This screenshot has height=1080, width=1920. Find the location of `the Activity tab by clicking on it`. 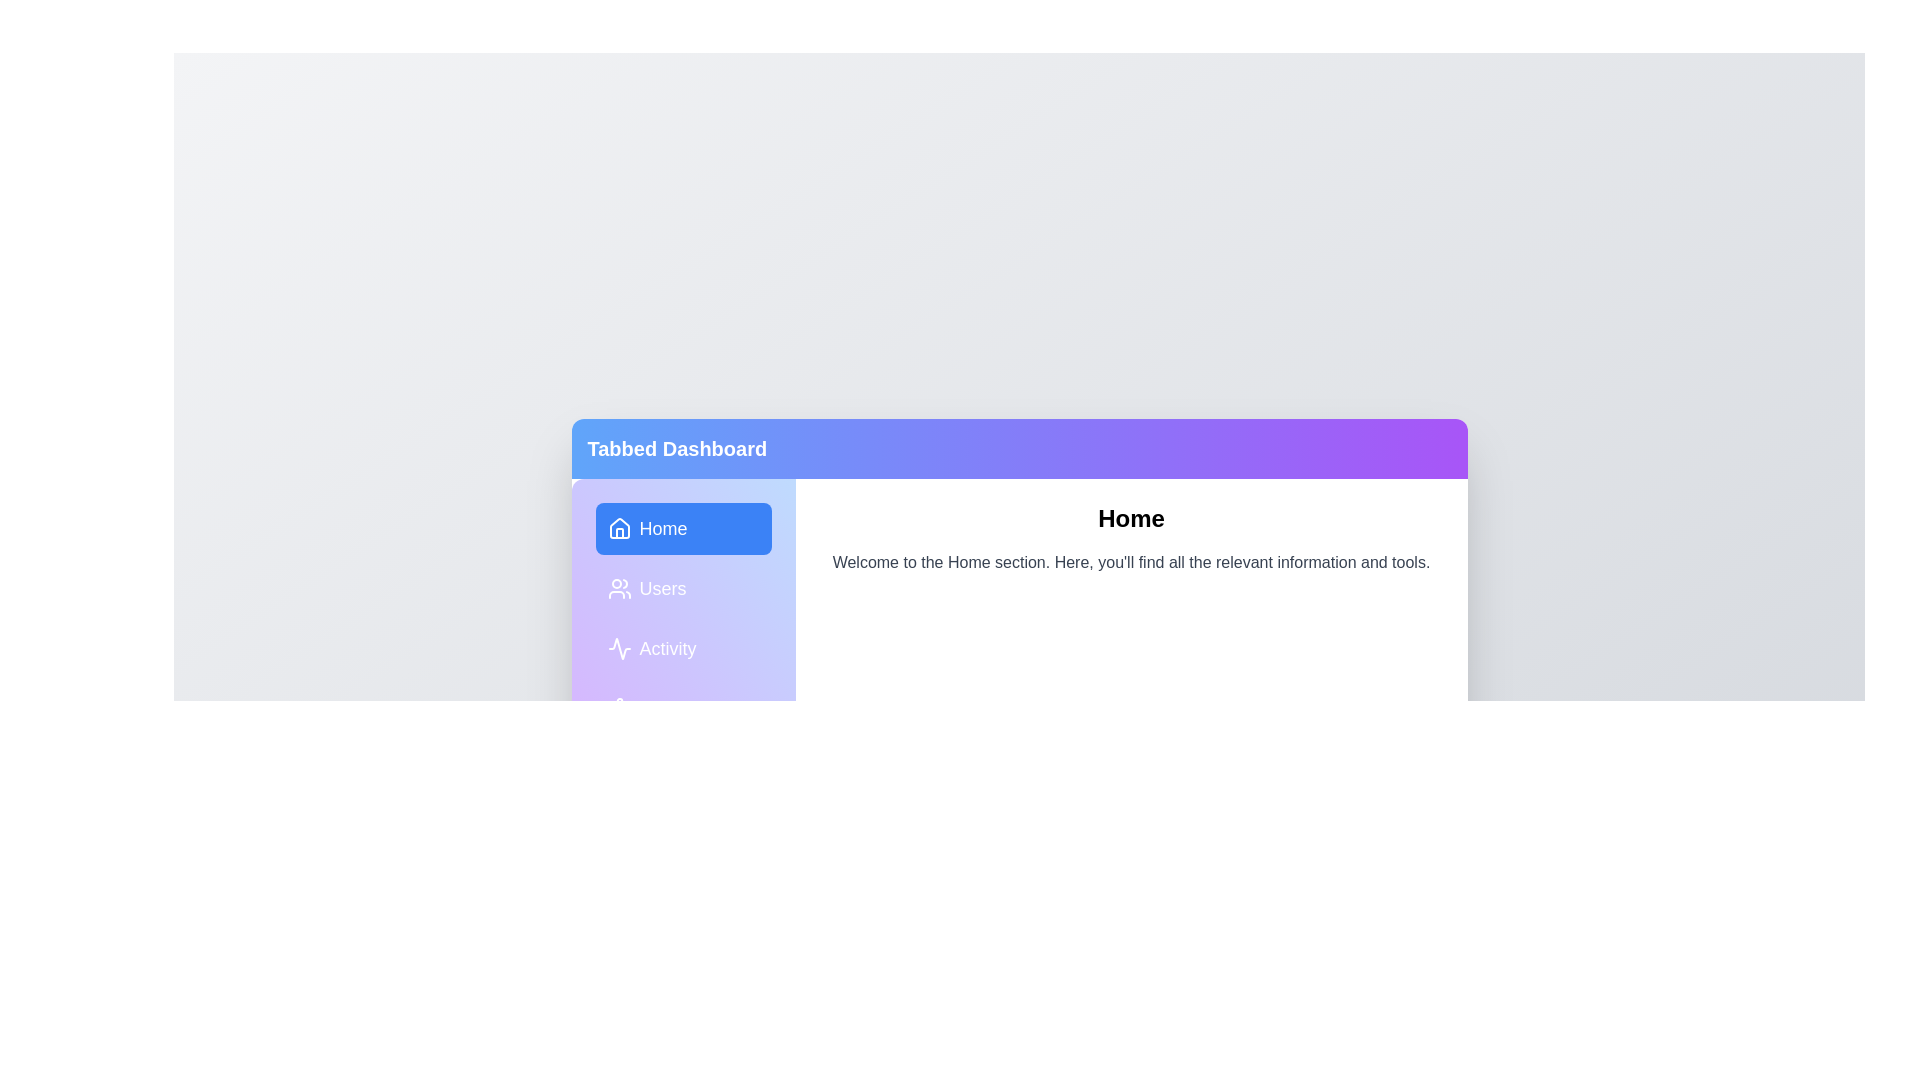

the Activity tab by clicking on it is located at coordinates (683, 648).